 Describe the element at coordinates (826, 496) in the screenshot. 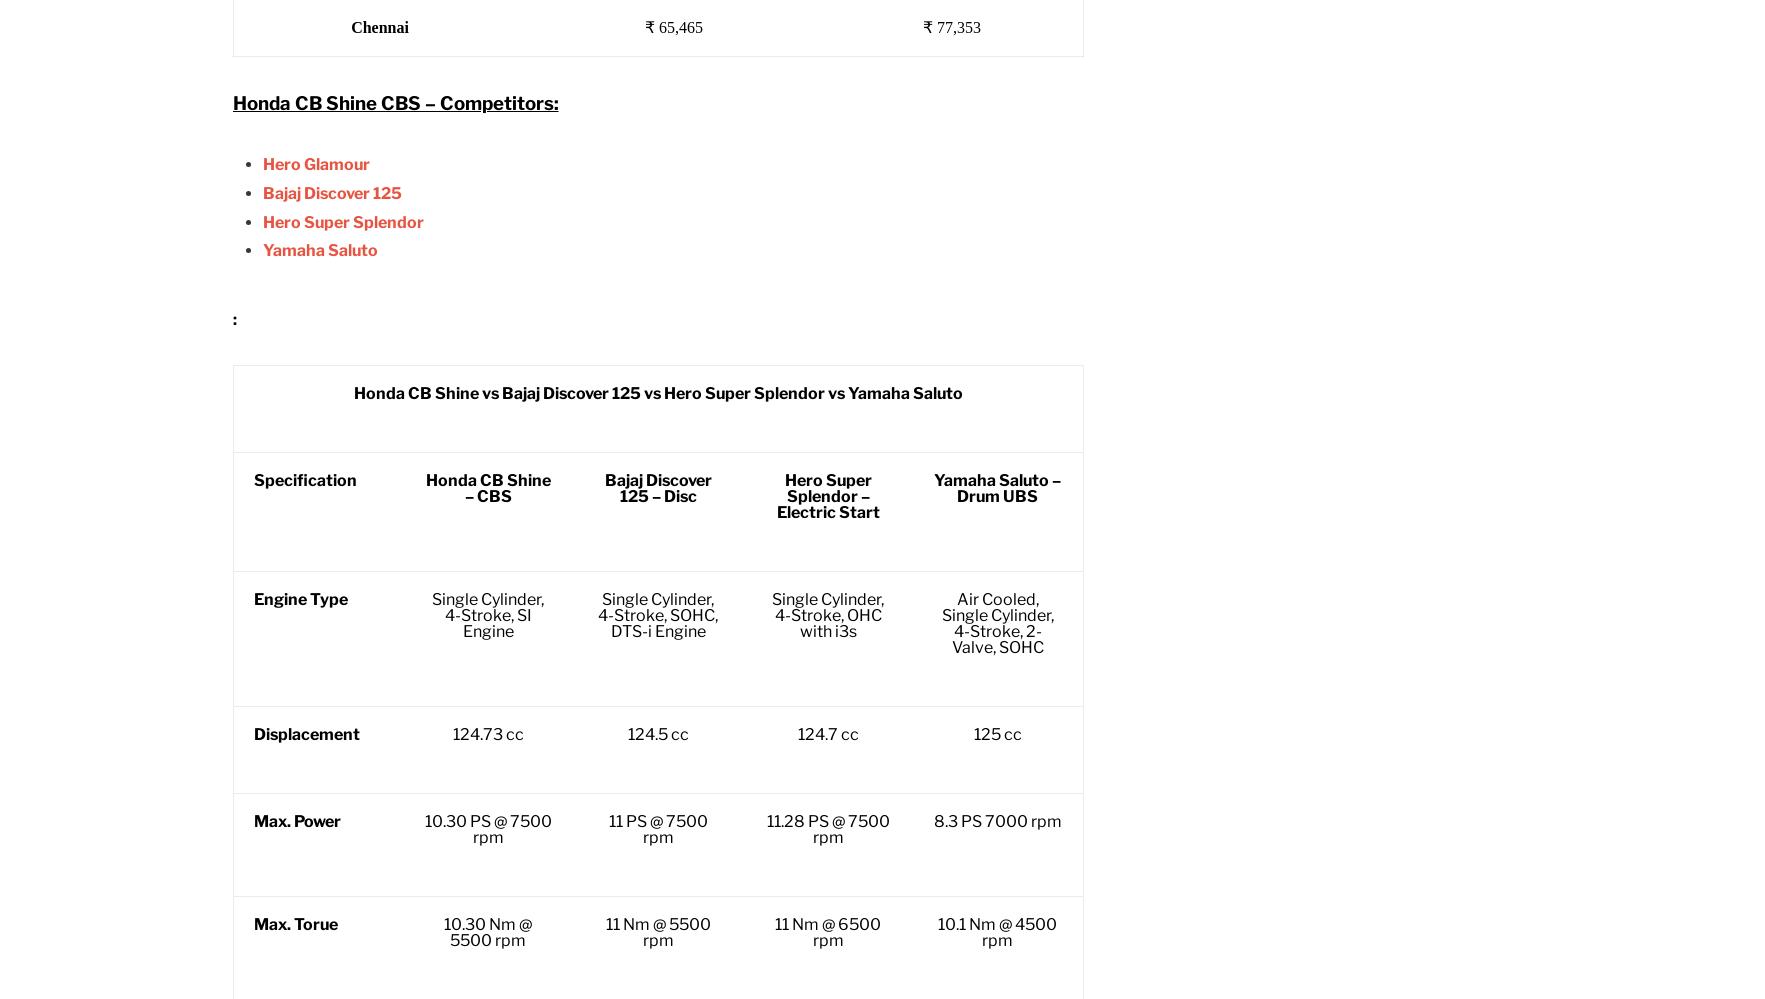

I see `'Hero Super Splendor – Electric Start'` at that location.